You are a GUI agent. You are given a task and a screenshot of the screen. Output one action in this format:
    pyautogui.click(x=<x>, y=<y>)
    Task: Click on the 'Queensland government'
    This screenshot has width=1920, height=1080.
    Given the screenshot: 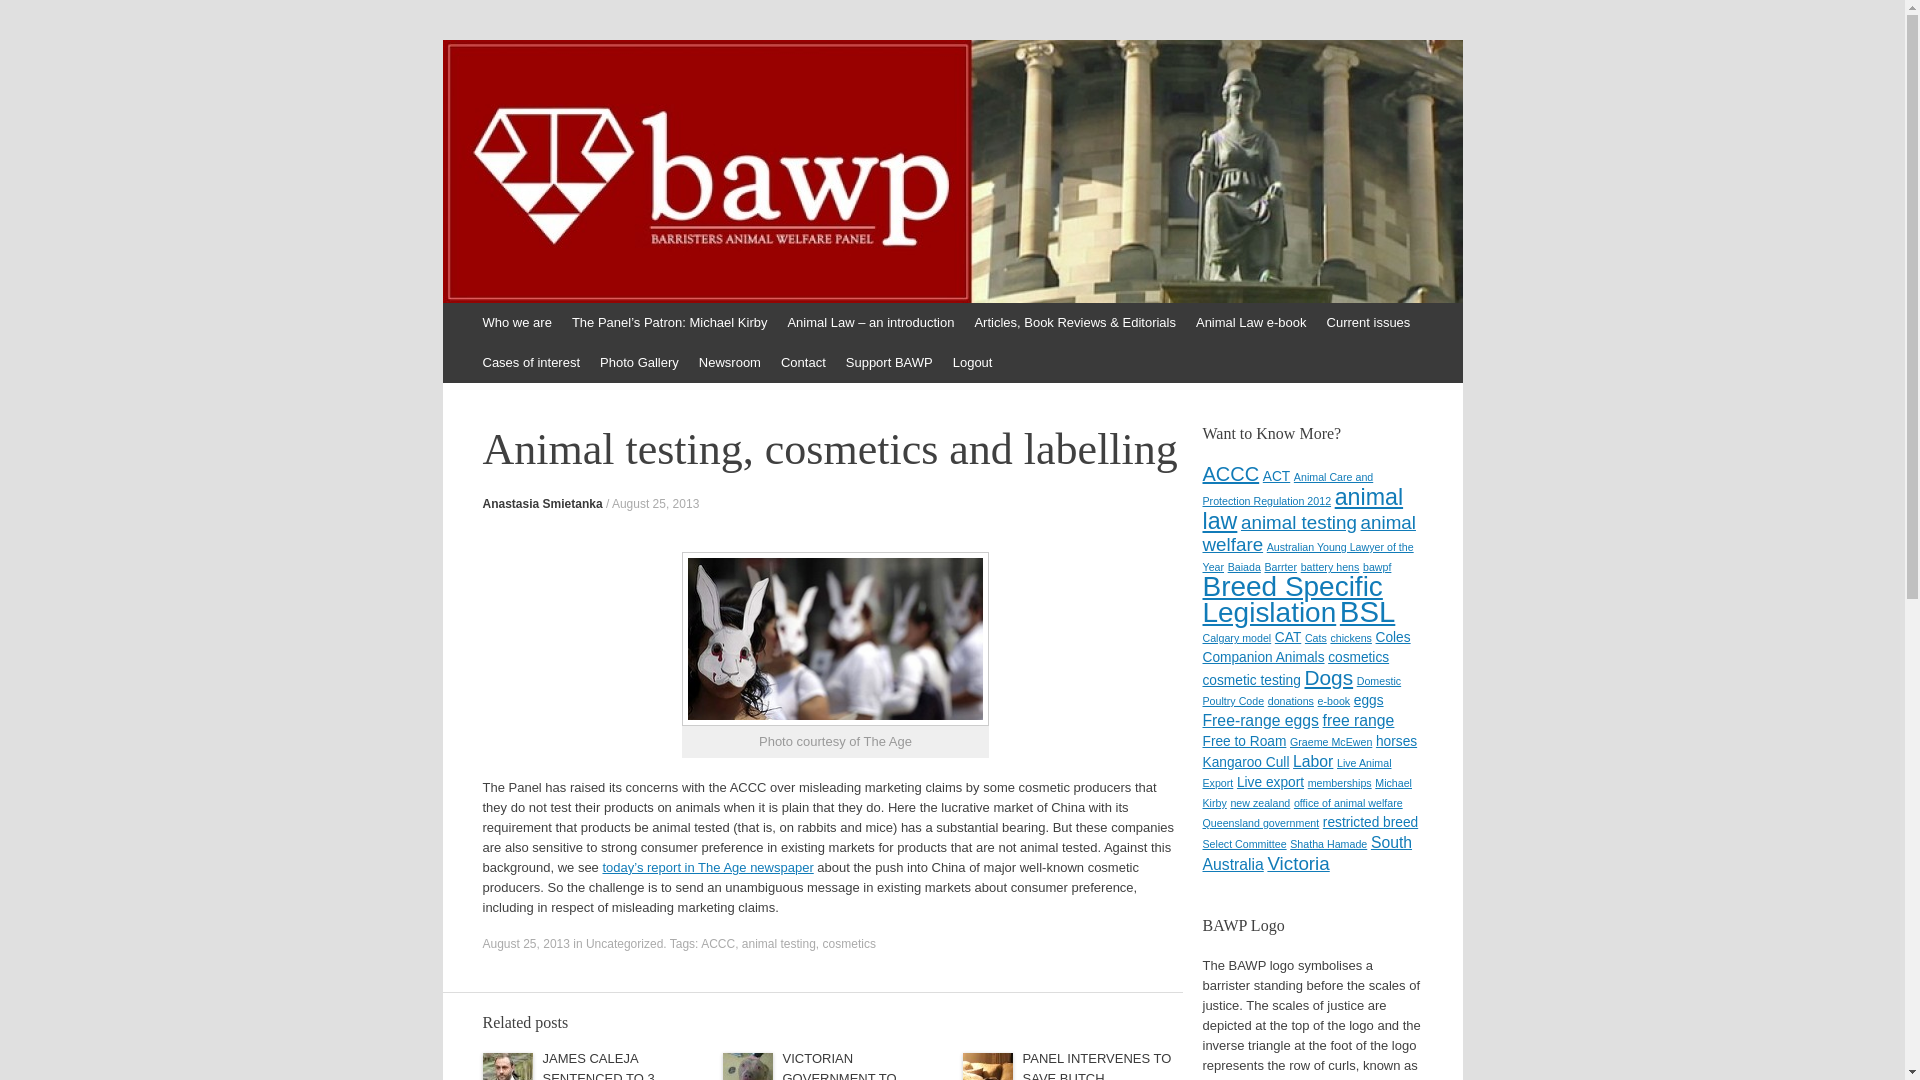 What is the action you would take?
    pyautogui.click(x=1259, y=822)
    